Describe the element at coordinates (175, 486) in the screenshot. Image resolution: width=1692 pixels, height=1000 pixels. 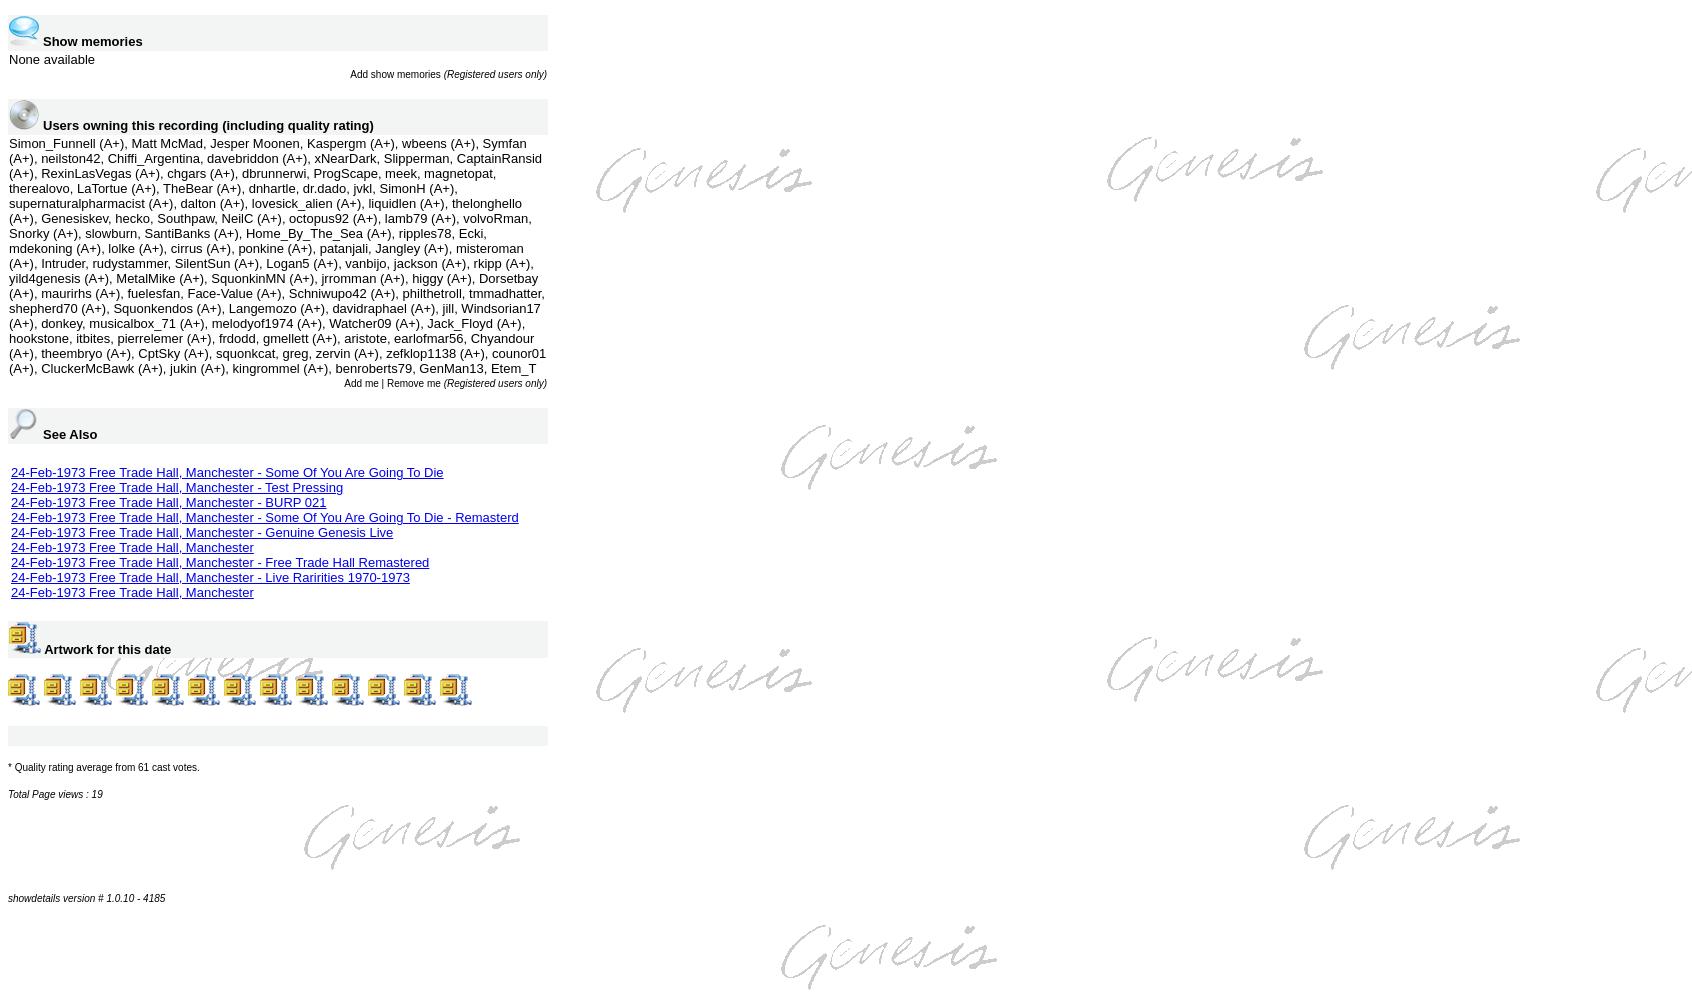
I see `'24-Feb-1973 Free Trade Hall, Manchester - Test Pressing'` at that location.